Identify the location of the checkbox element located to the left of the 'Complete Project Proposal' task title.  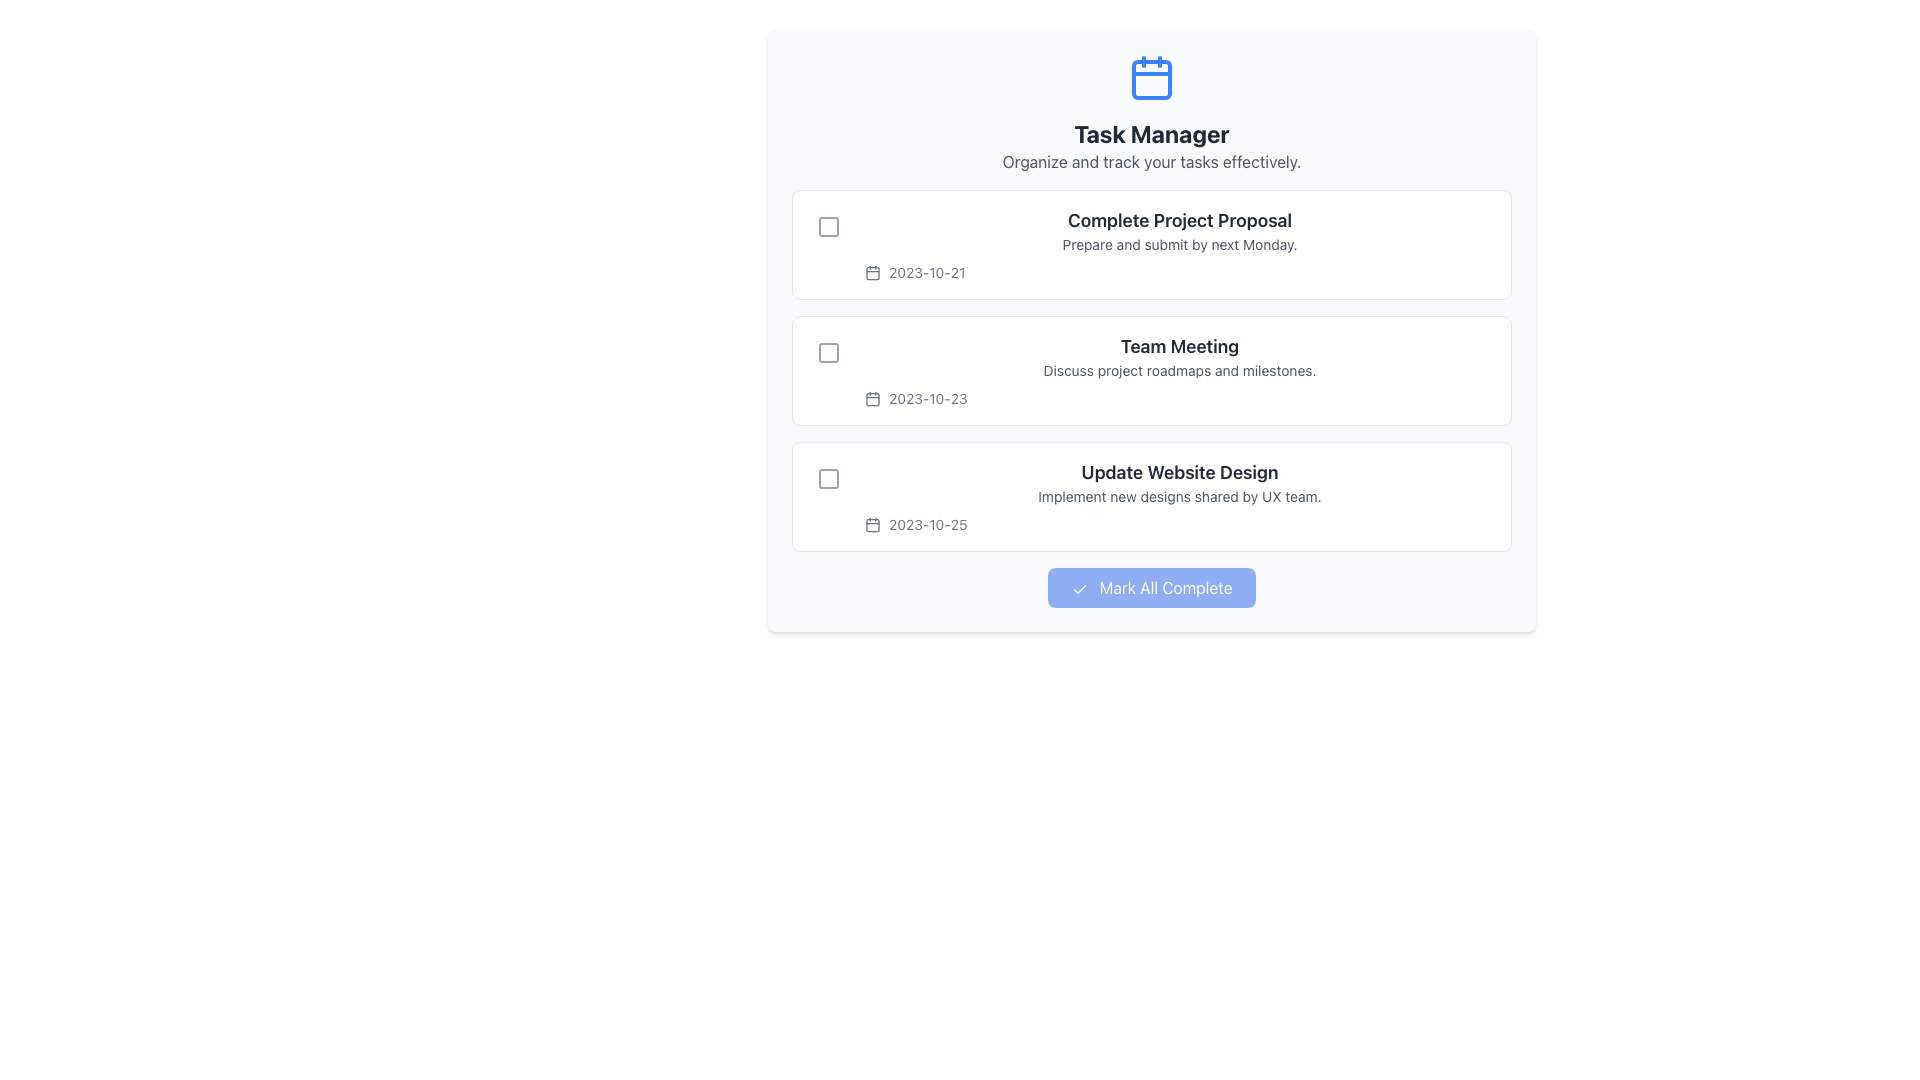
(829, 226).